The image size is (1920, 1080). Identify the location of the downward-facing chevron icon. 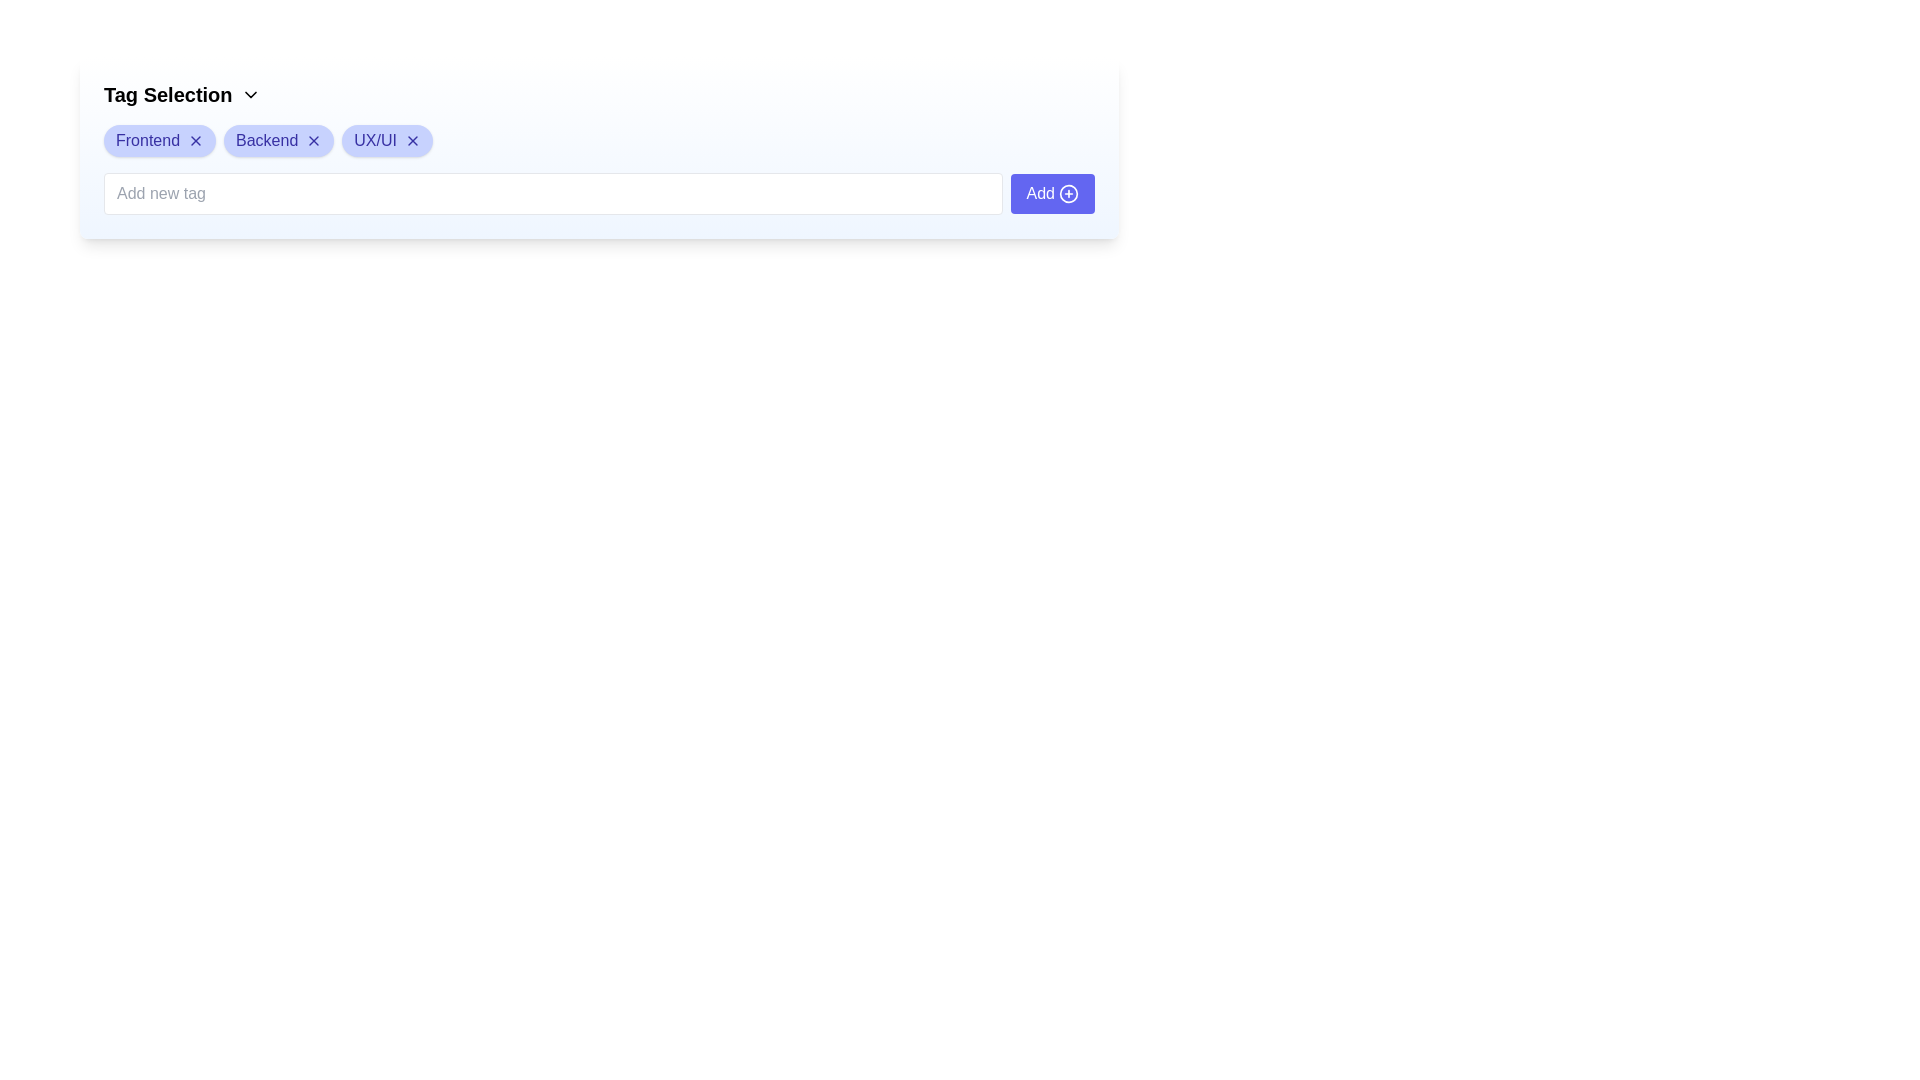
(249, 95).